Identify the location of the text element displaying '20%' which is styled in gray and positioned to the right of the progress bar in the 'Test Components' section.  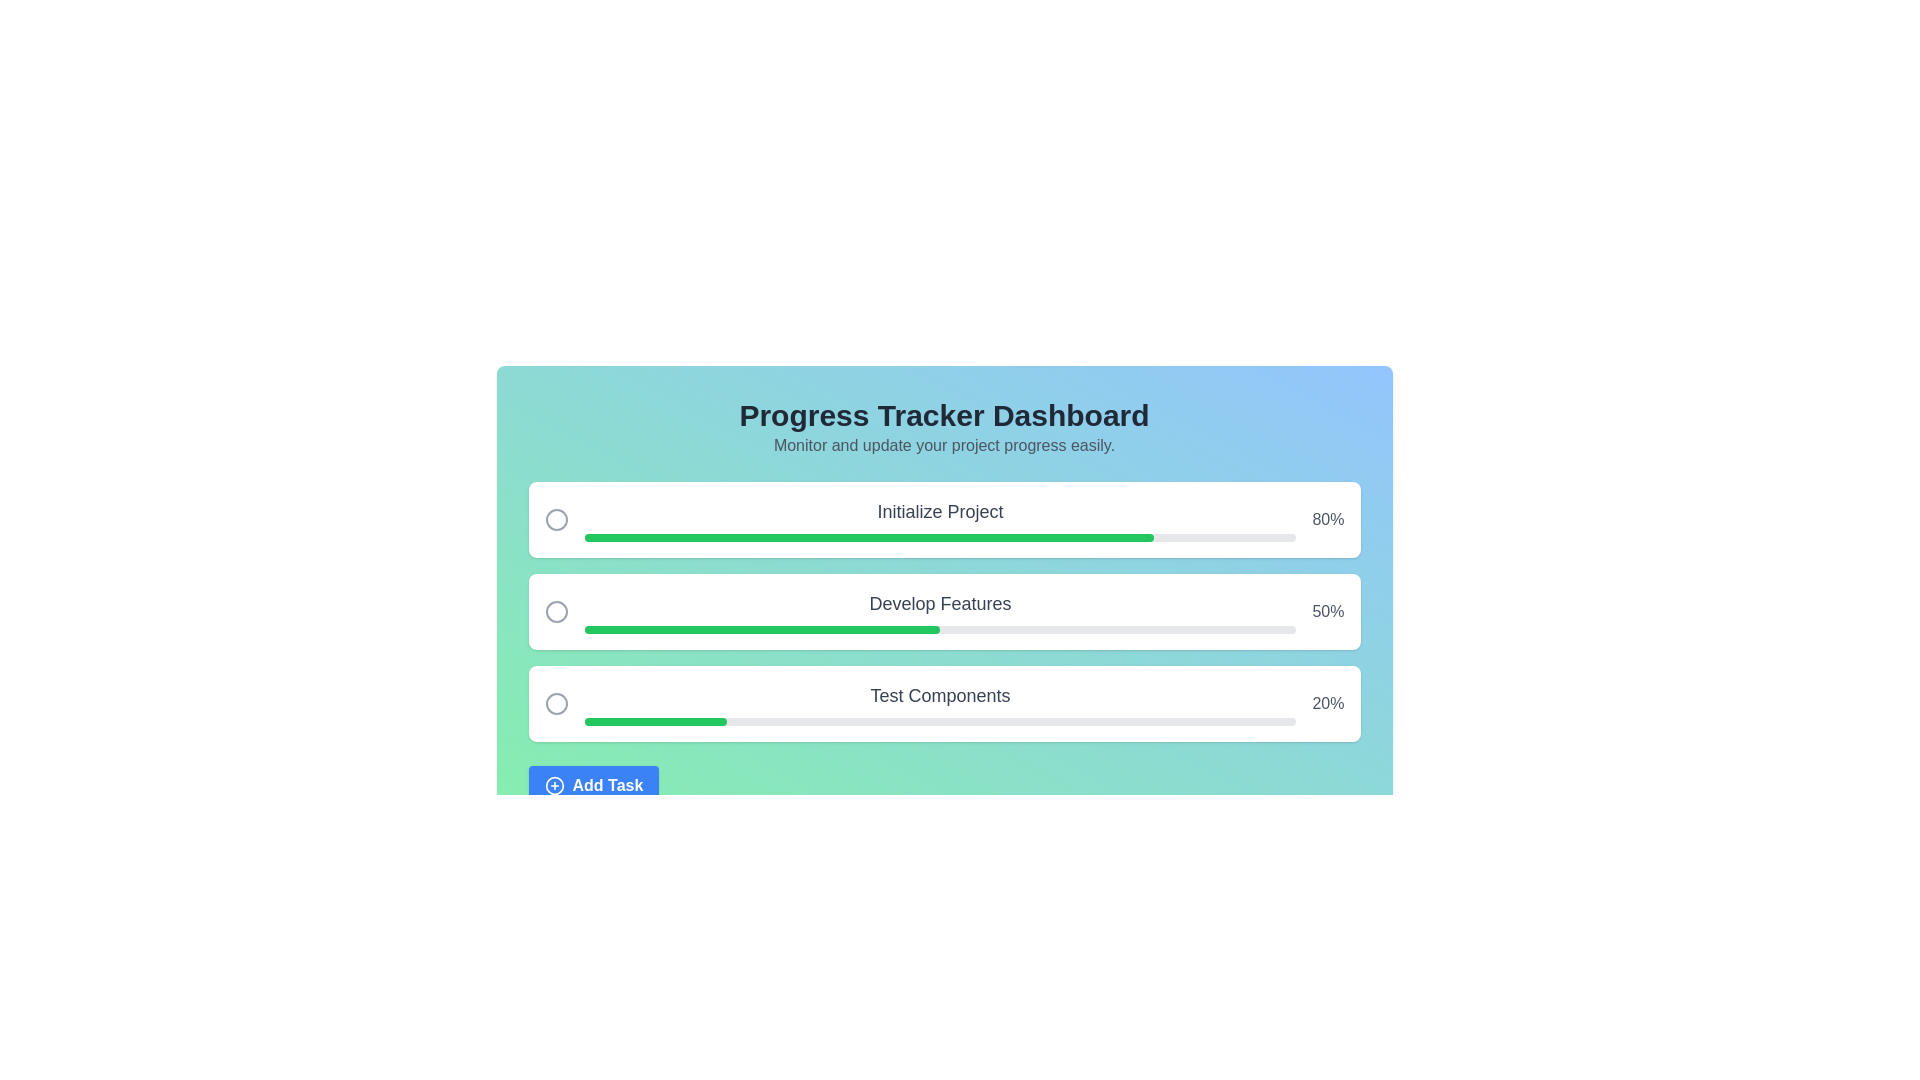
(1328, 703).